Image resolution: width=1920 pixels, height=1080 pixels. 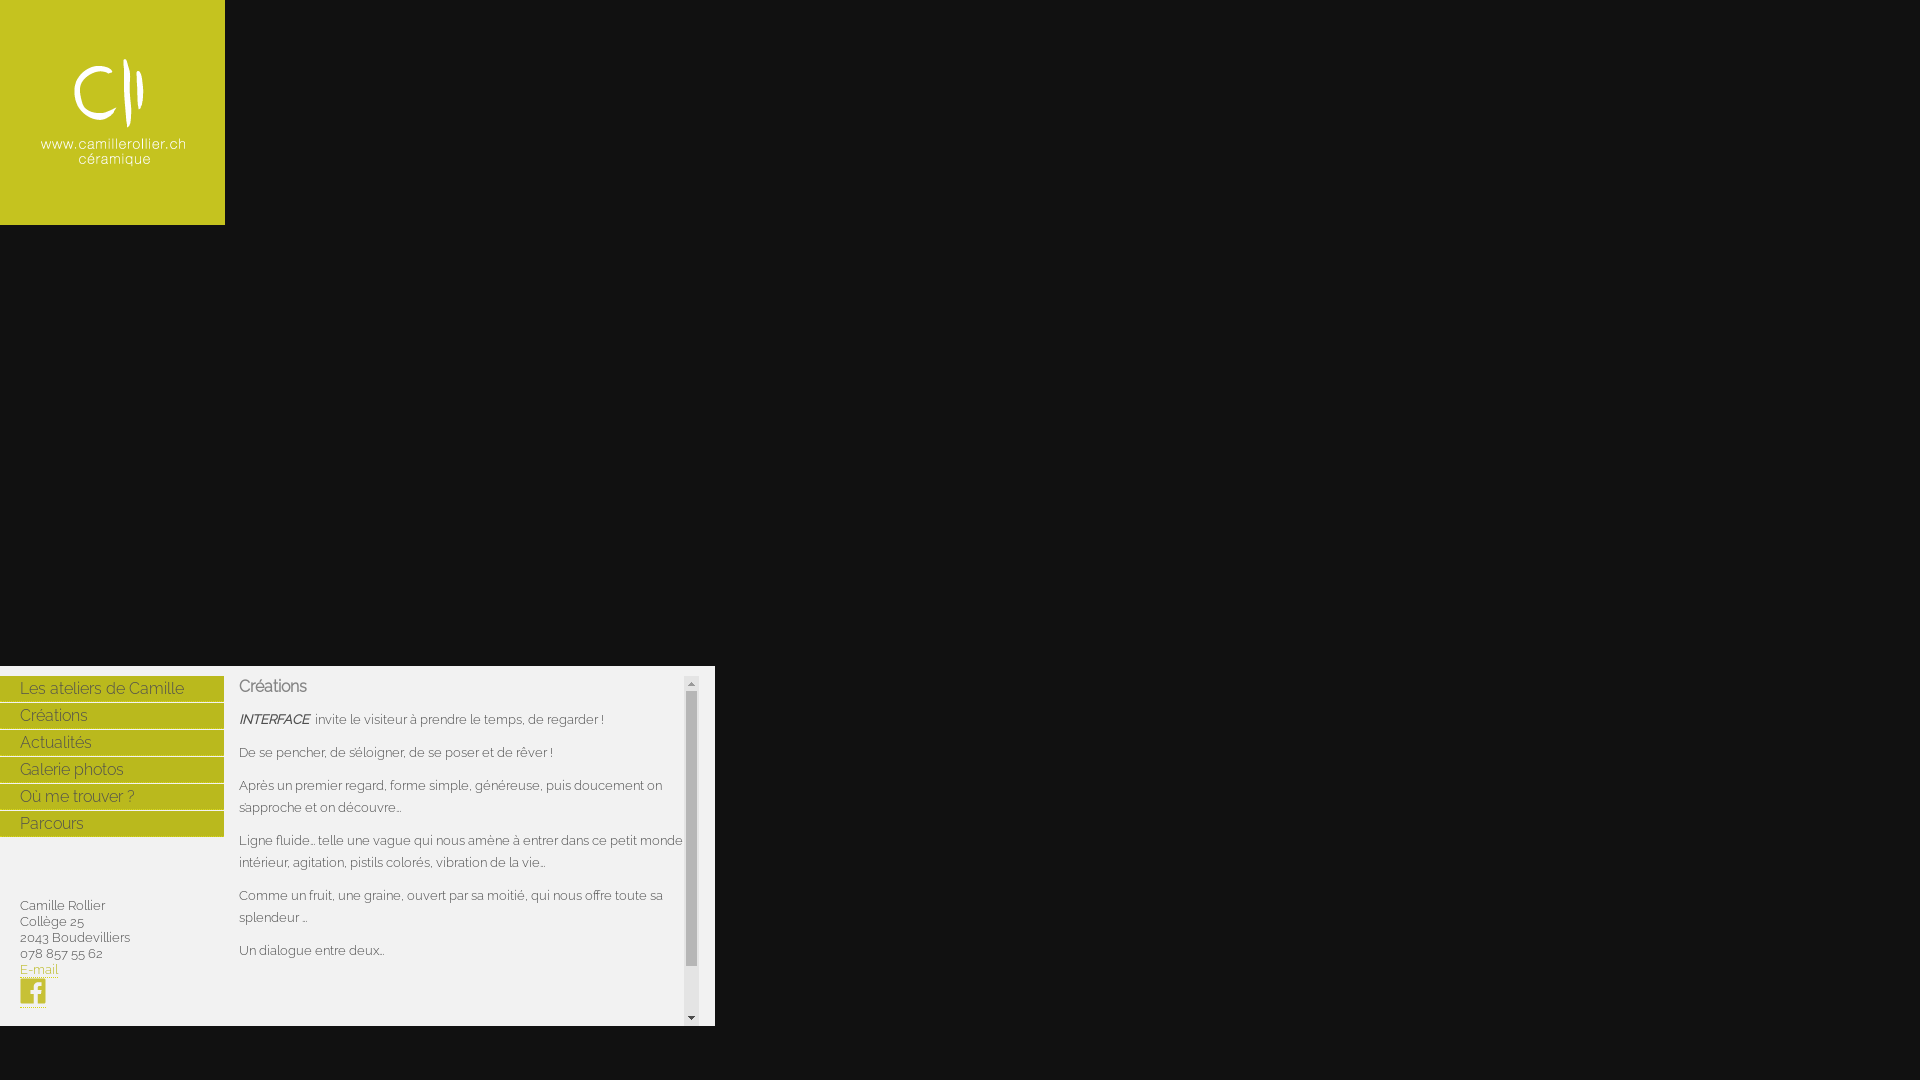 I want to click on 'E-mail', so click(x=38, y=968).